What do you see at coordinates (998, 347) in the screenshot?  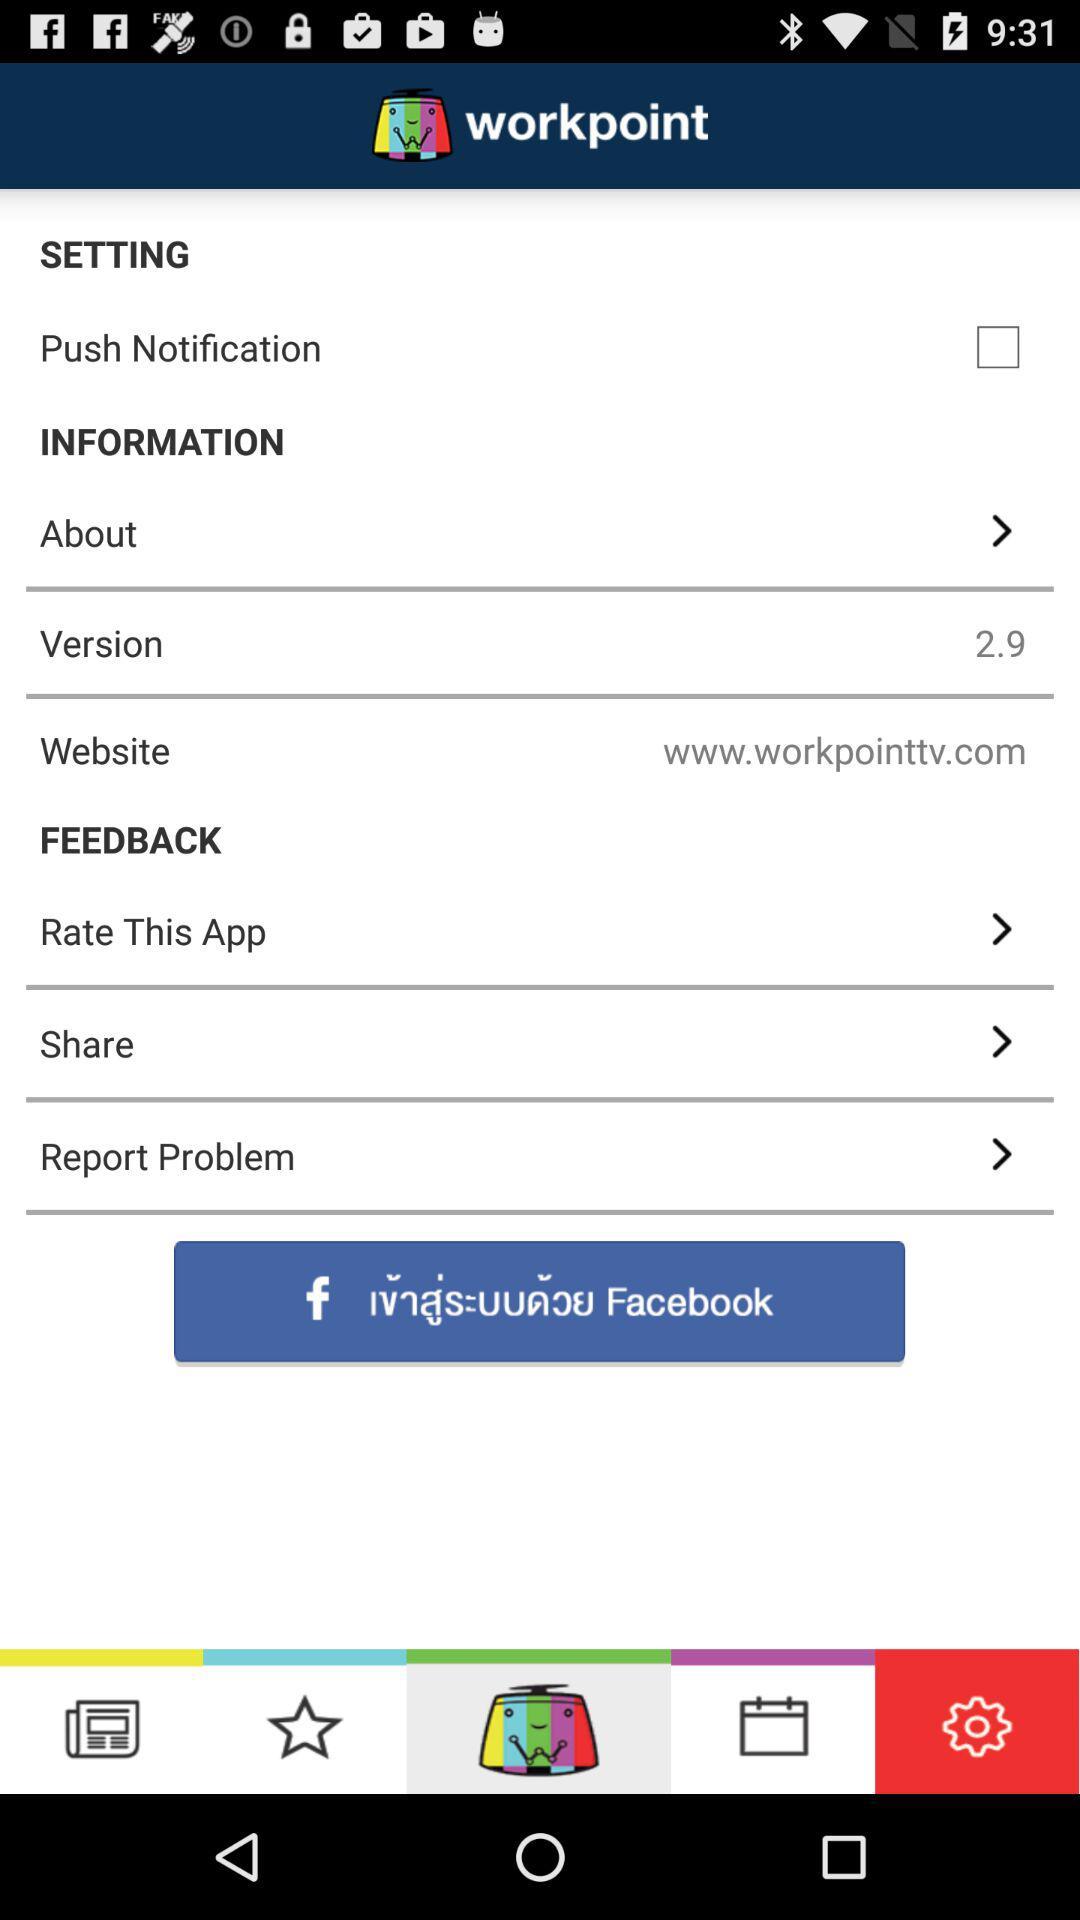 I see `app below setting` at bounding box center [998, 347].